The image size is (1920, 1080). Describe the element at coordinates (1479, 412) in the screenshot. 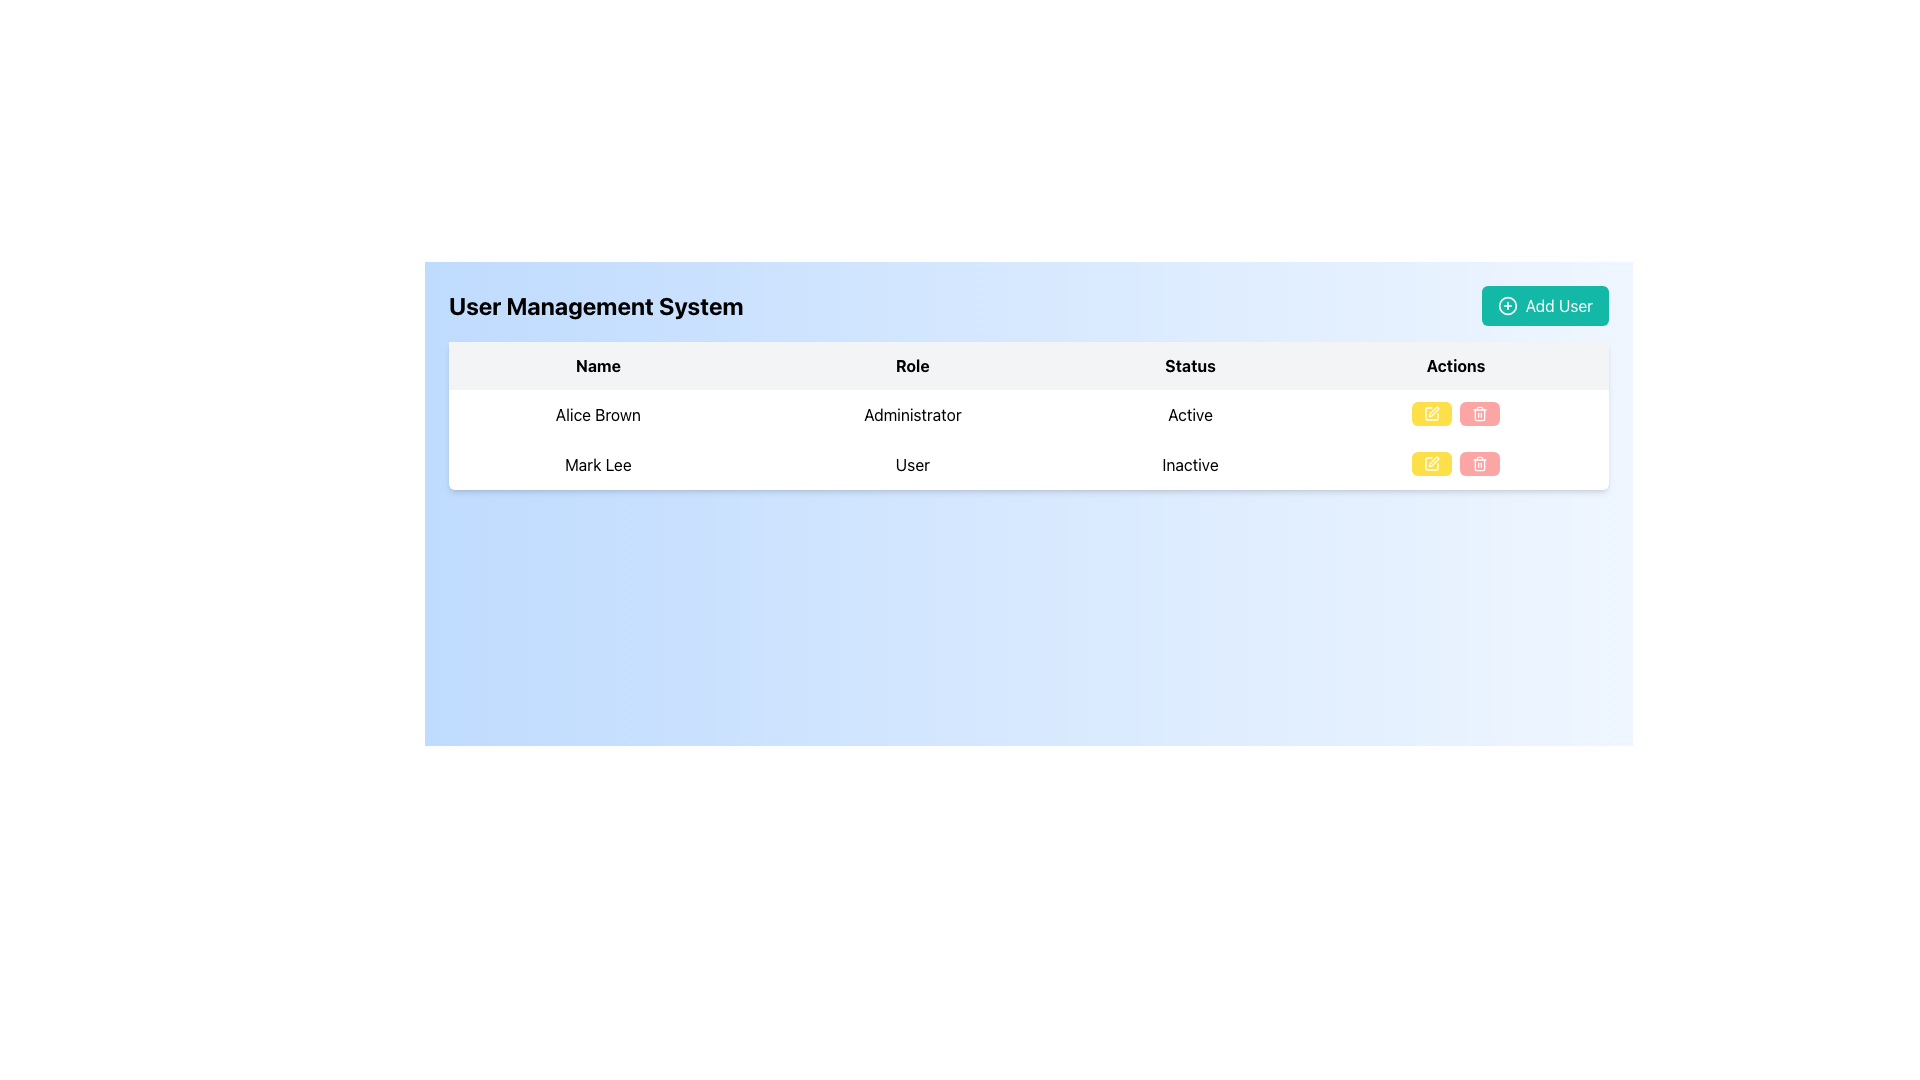

I see `the delete button represented by a trash can icon, located in the Actions column of the row for user Alice Brown` at that location.